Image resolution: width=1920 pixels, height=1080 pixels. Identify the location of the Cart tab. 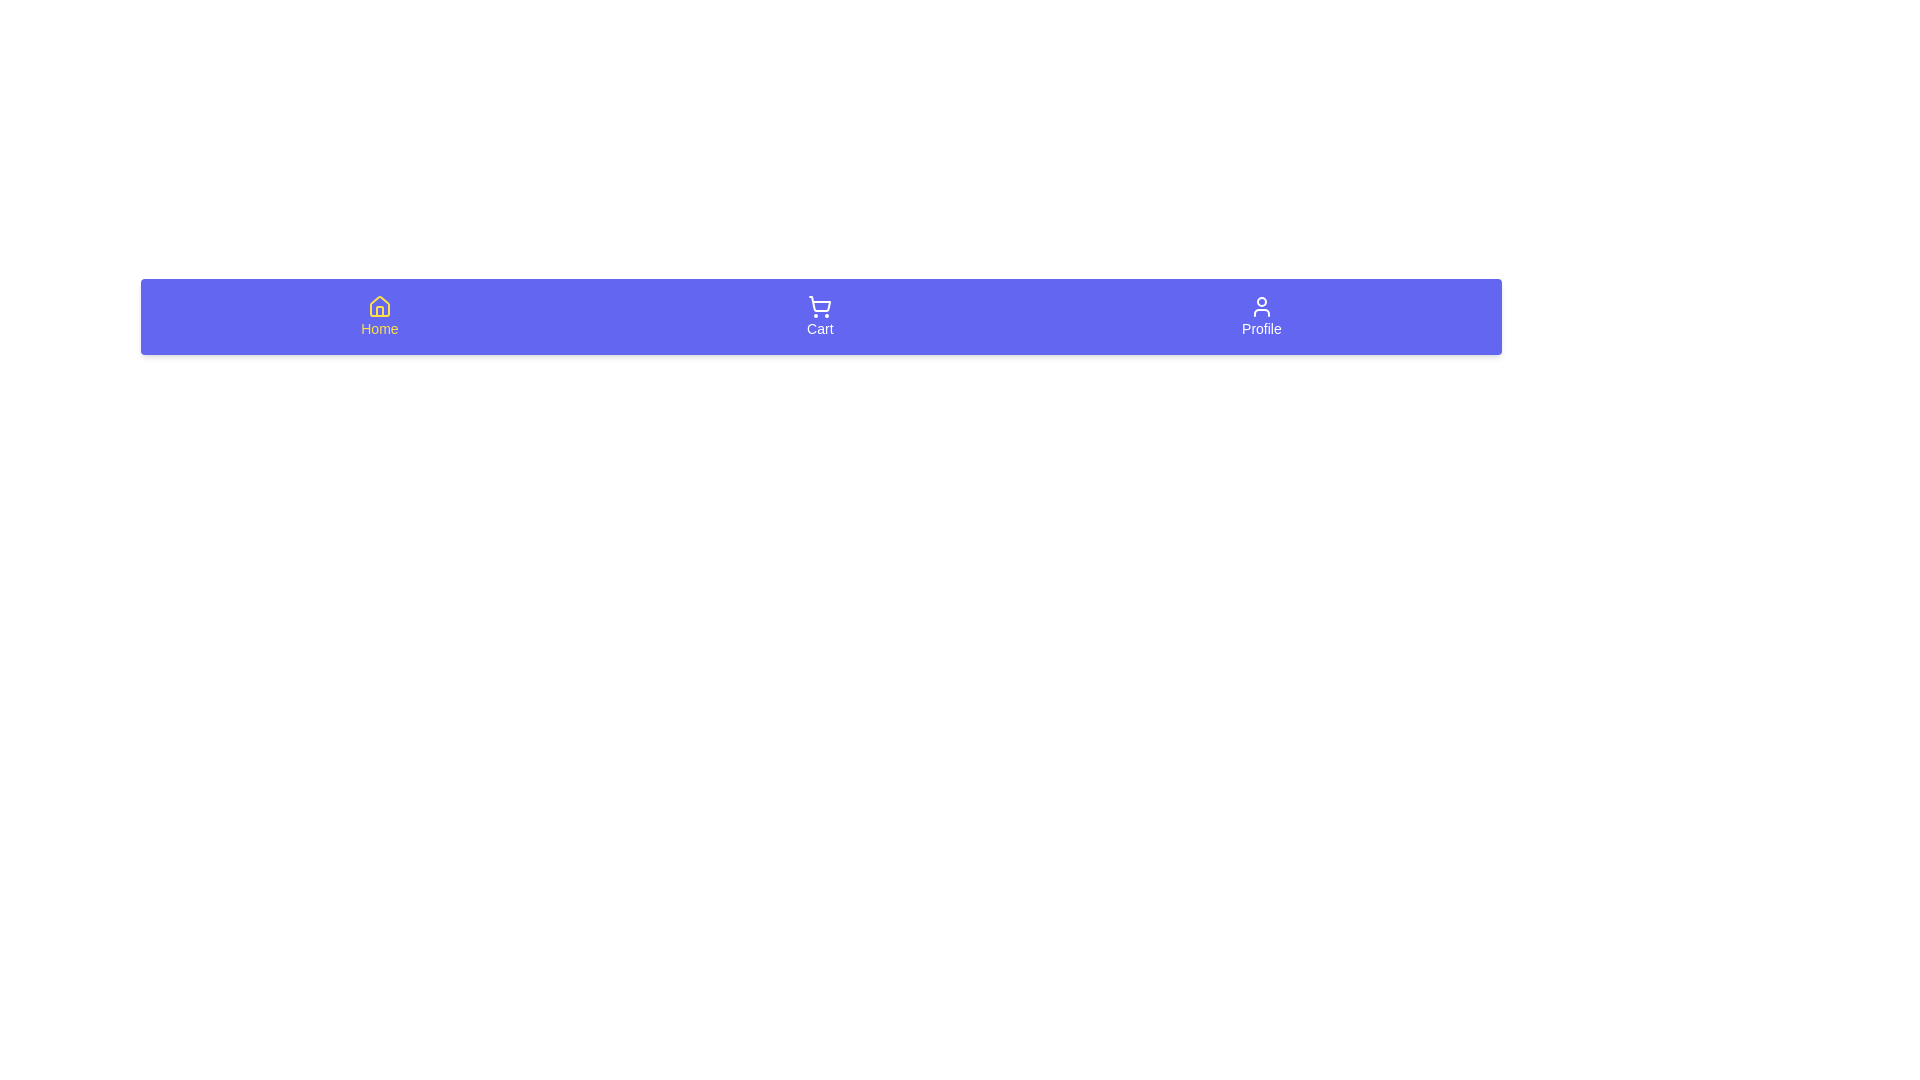
(820, 315).